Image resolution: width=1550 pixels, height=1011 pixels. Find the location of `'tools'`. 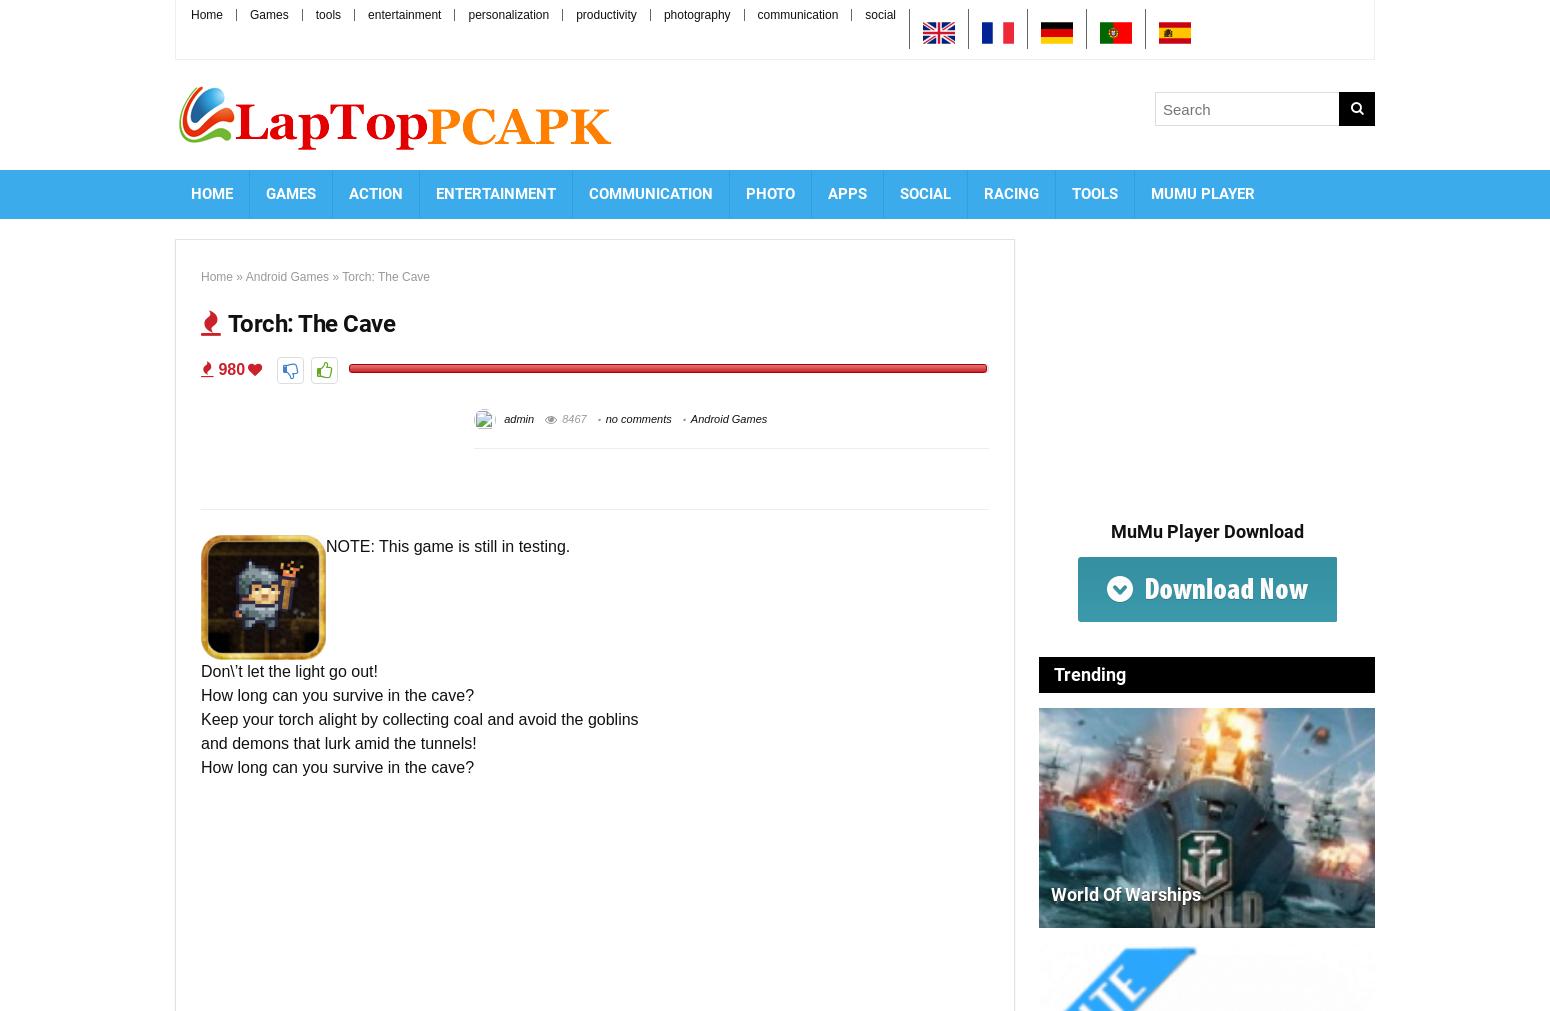

'tools' is located at coordinates (326, 13).